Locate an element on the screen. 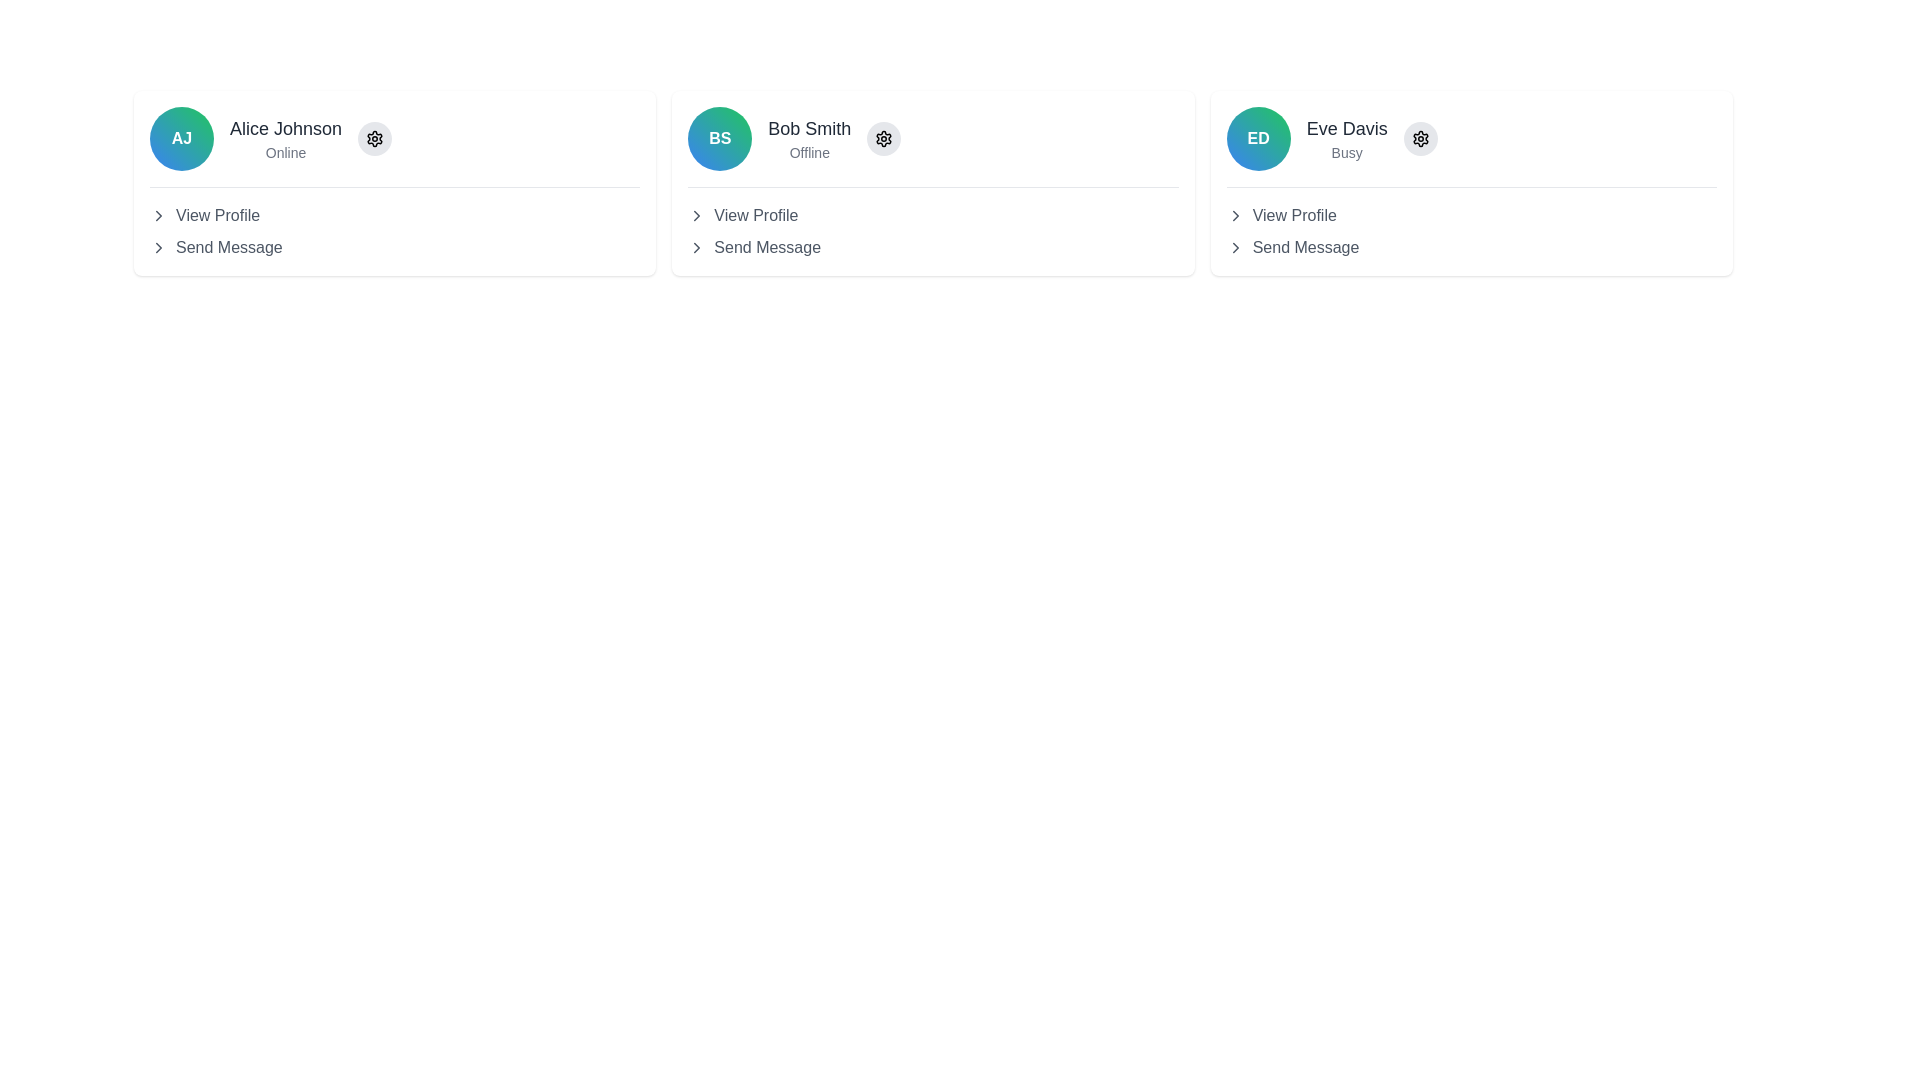 This screenshot has height=1080, width=1920. the rightward-pointing chevron icon next to the 'Send Message' text label within Bob Smith's user card is located at coordinates (697, 246).